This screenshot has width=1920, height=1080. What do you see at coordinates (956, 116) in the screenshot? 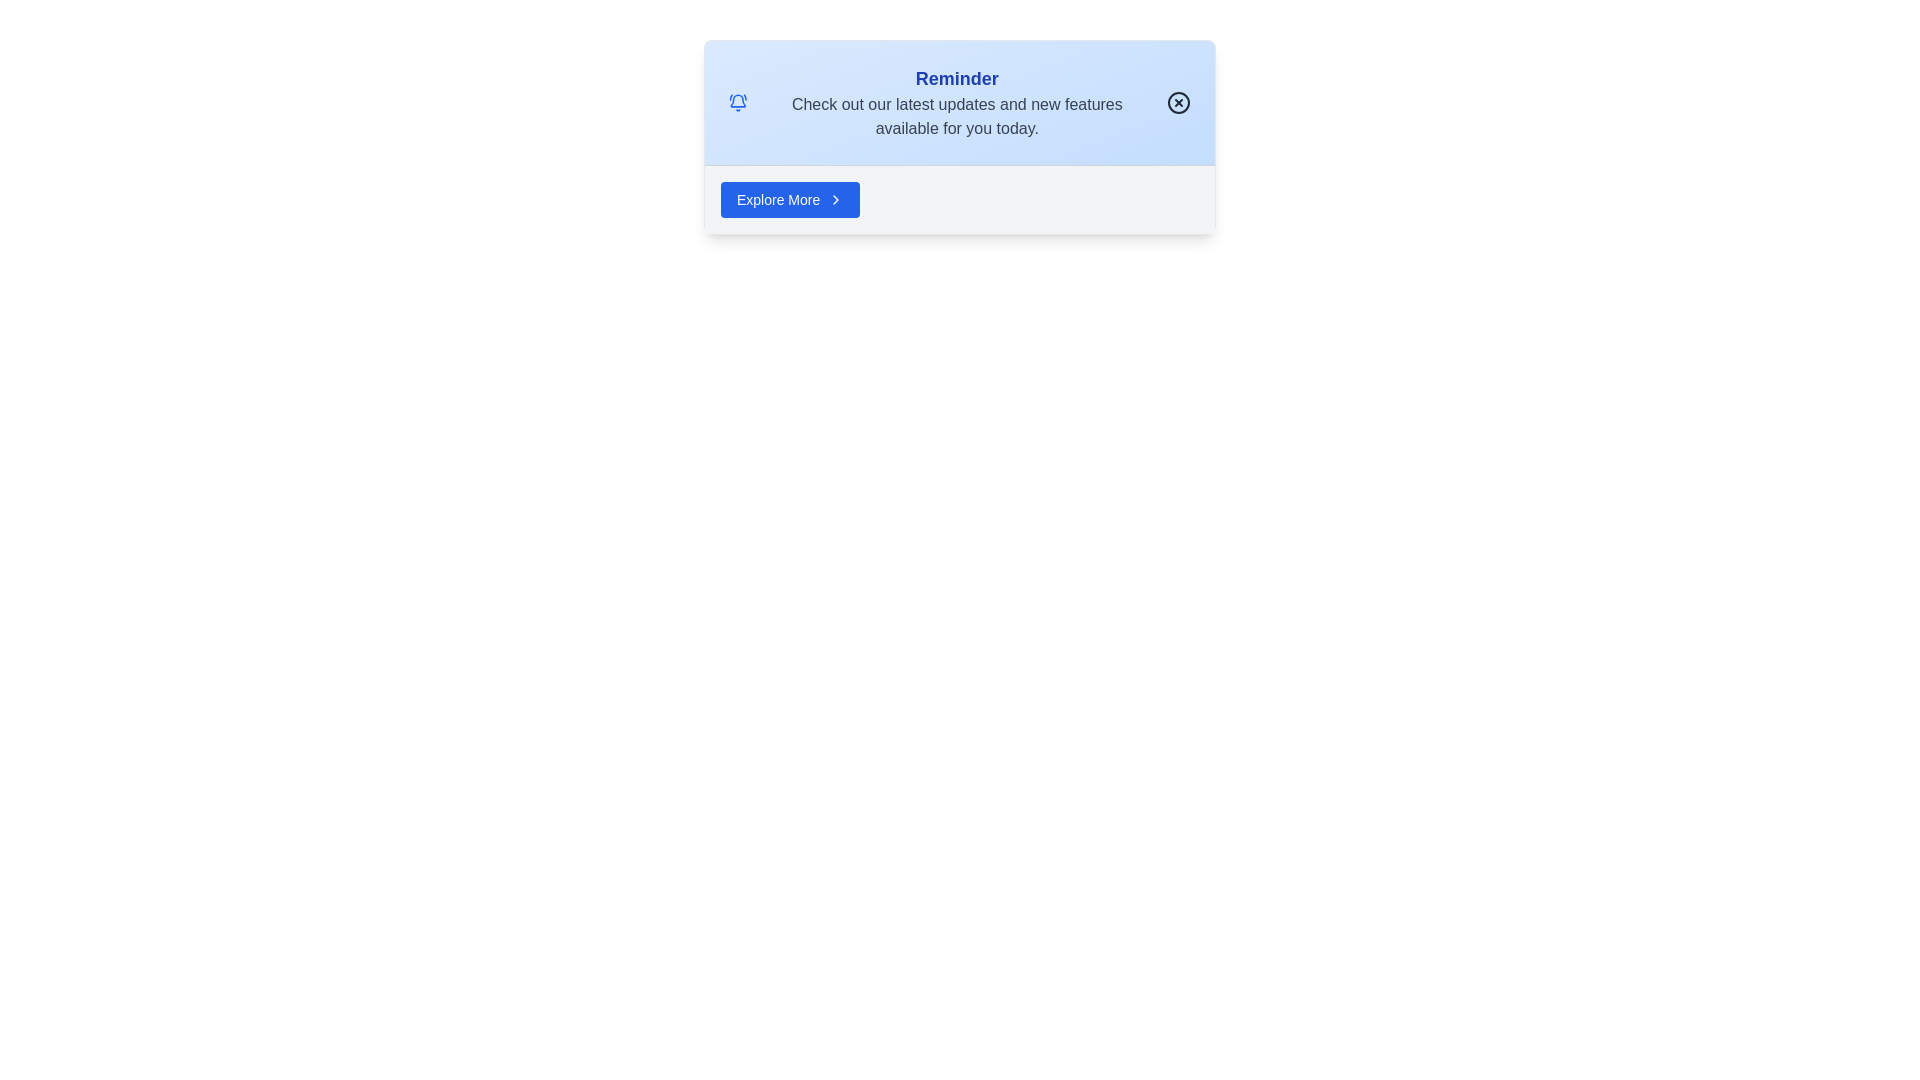
I see `the text label reading 'Check out our latest updates and new features available for you today.' which is positioned below the bold 'Reminder' heading in the blue notification card` at bounding box center [956, 116].